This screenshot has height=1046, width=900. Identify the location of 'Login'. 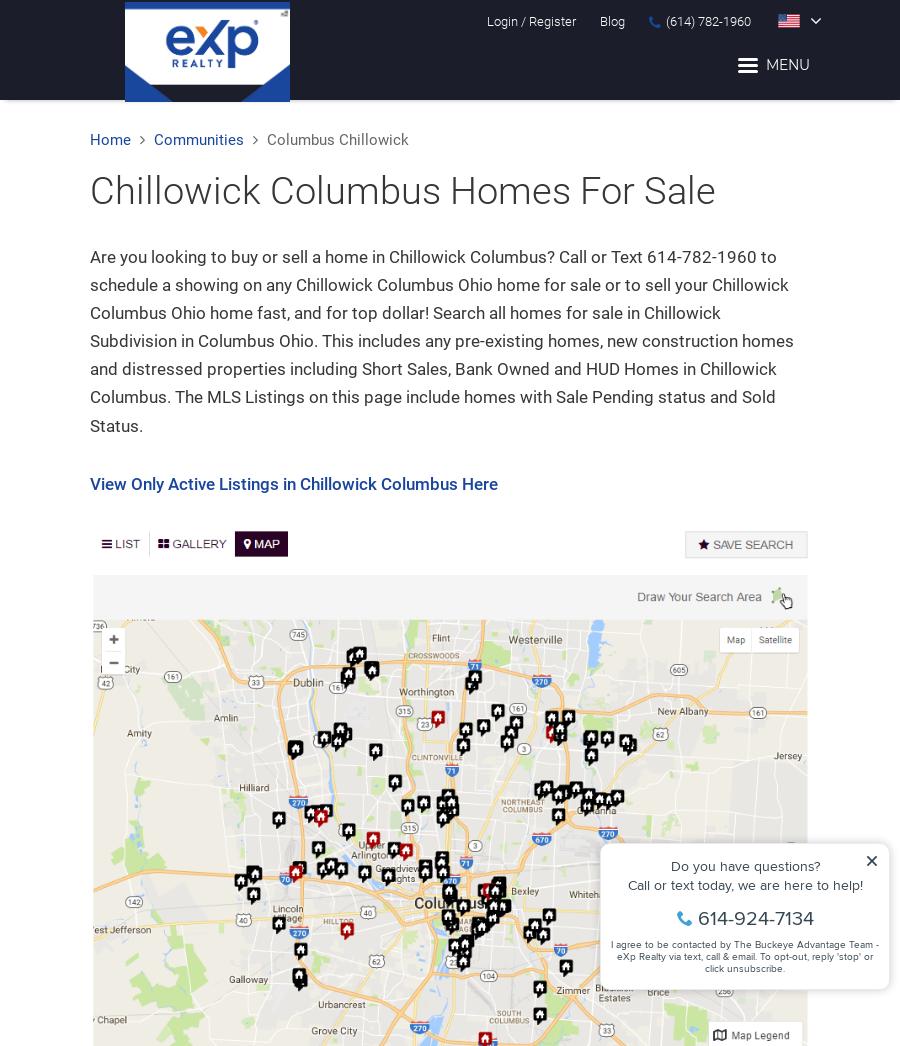
(501, 20).